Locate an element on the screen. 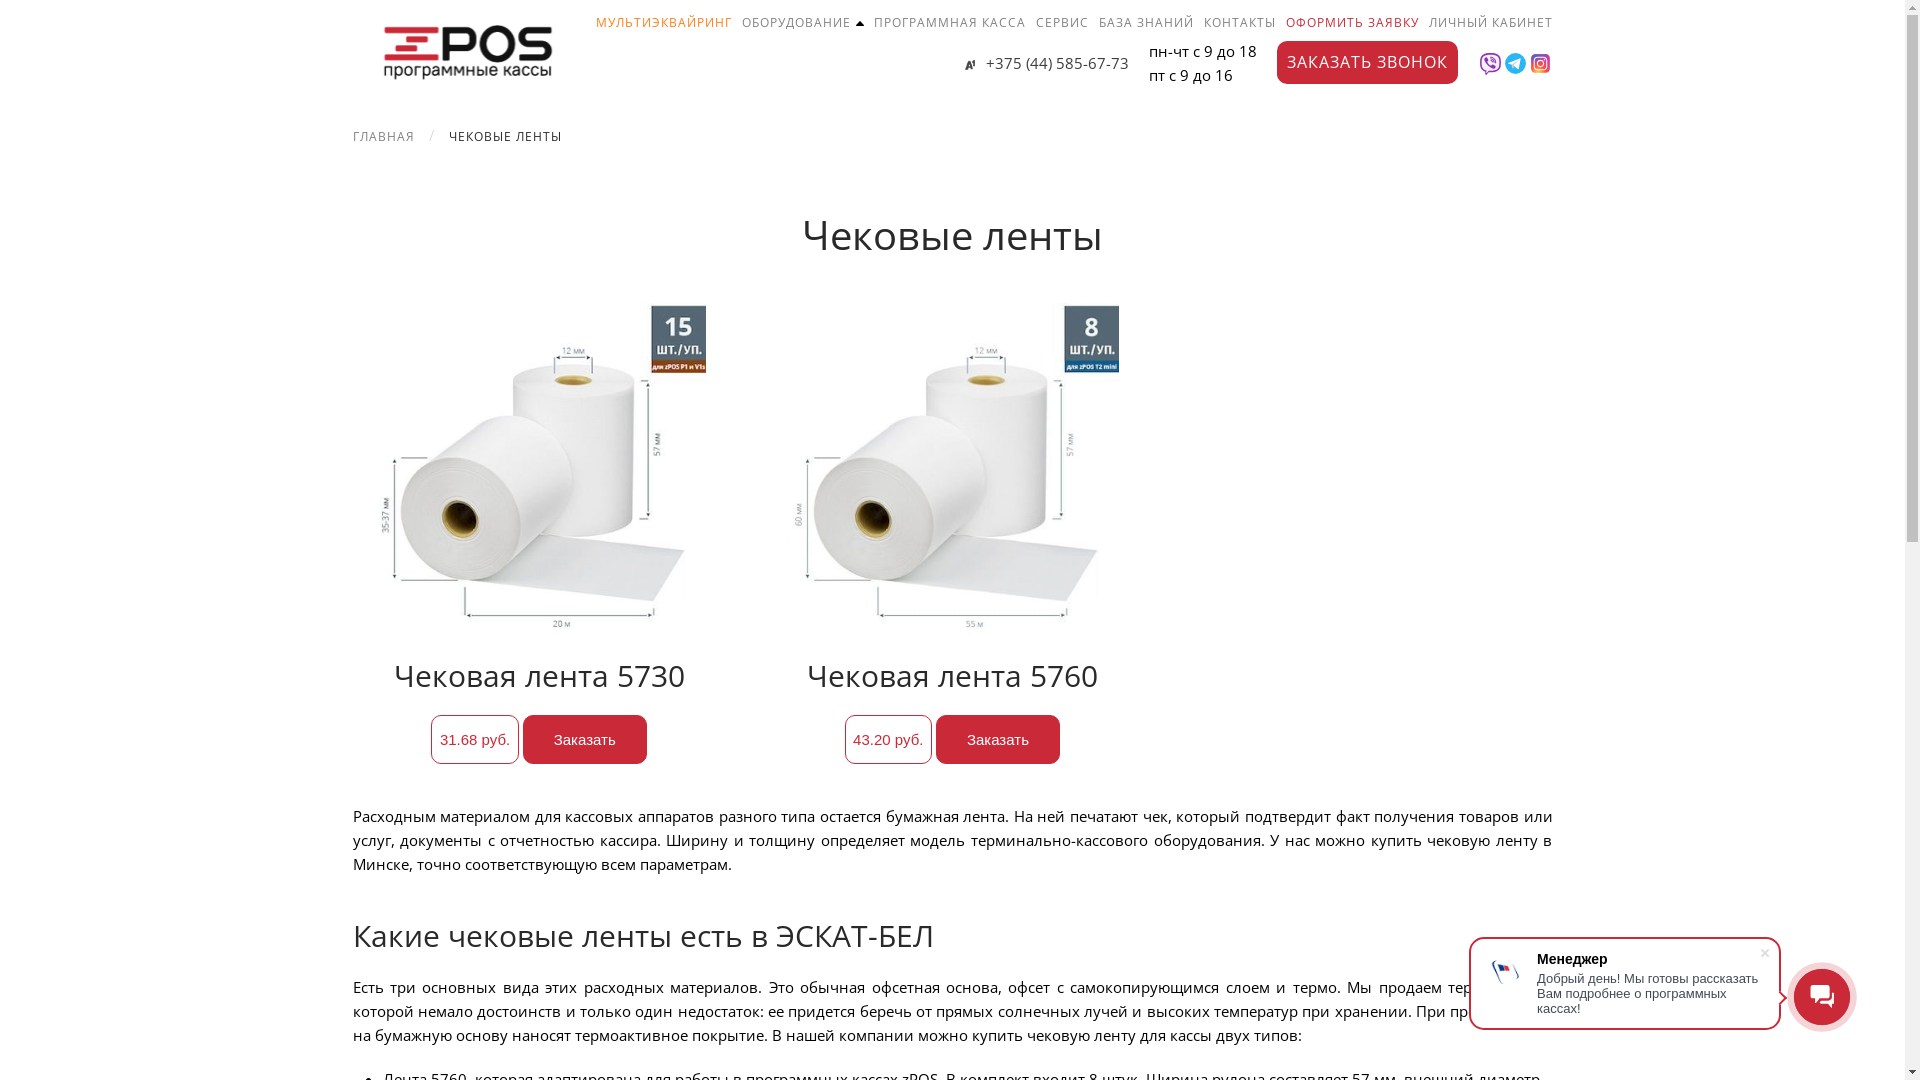  '+375 (44) 585-67-73' is located at coordinates (964, 61).